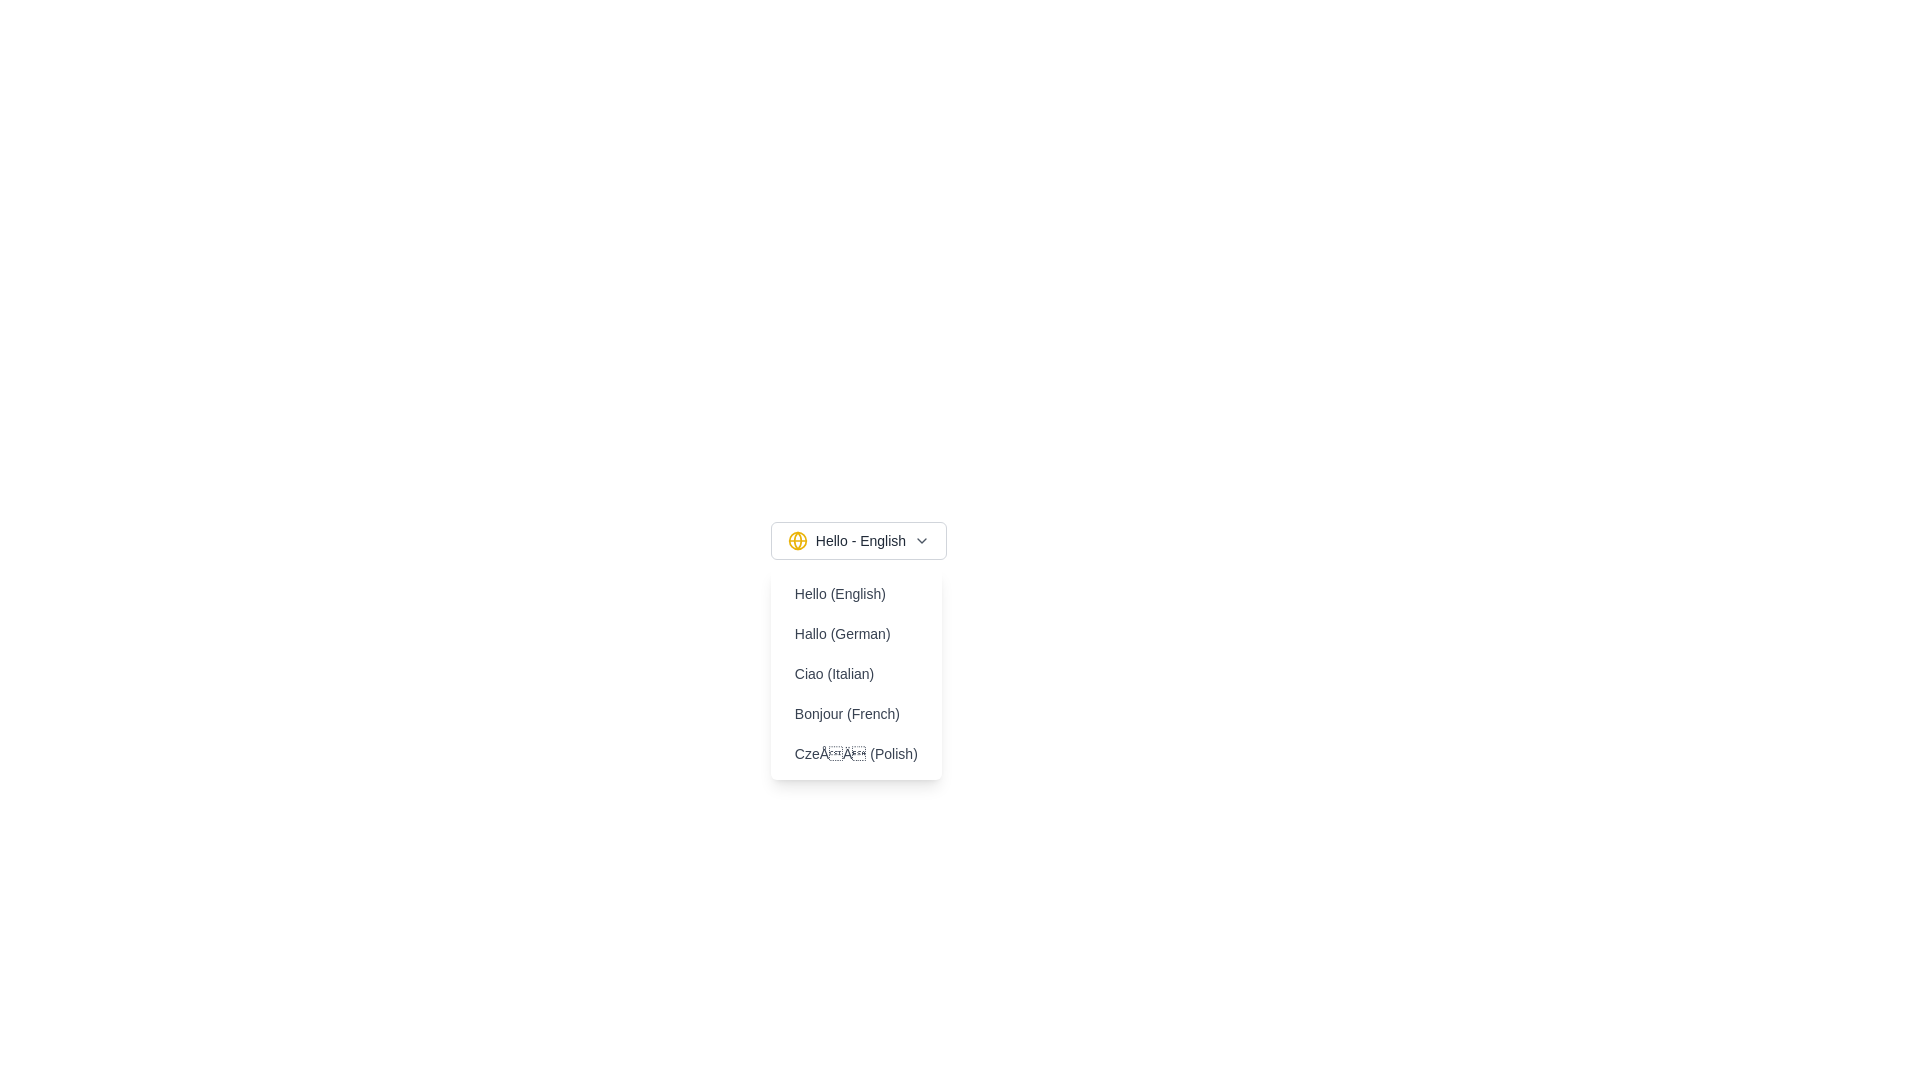 The height and width of the screenshot is (1080, 1920). Describe the element at coordinates (856, 633) in the screenshot. I see `the text label displaying 'Hallo (German)' which is the second option` at that location.